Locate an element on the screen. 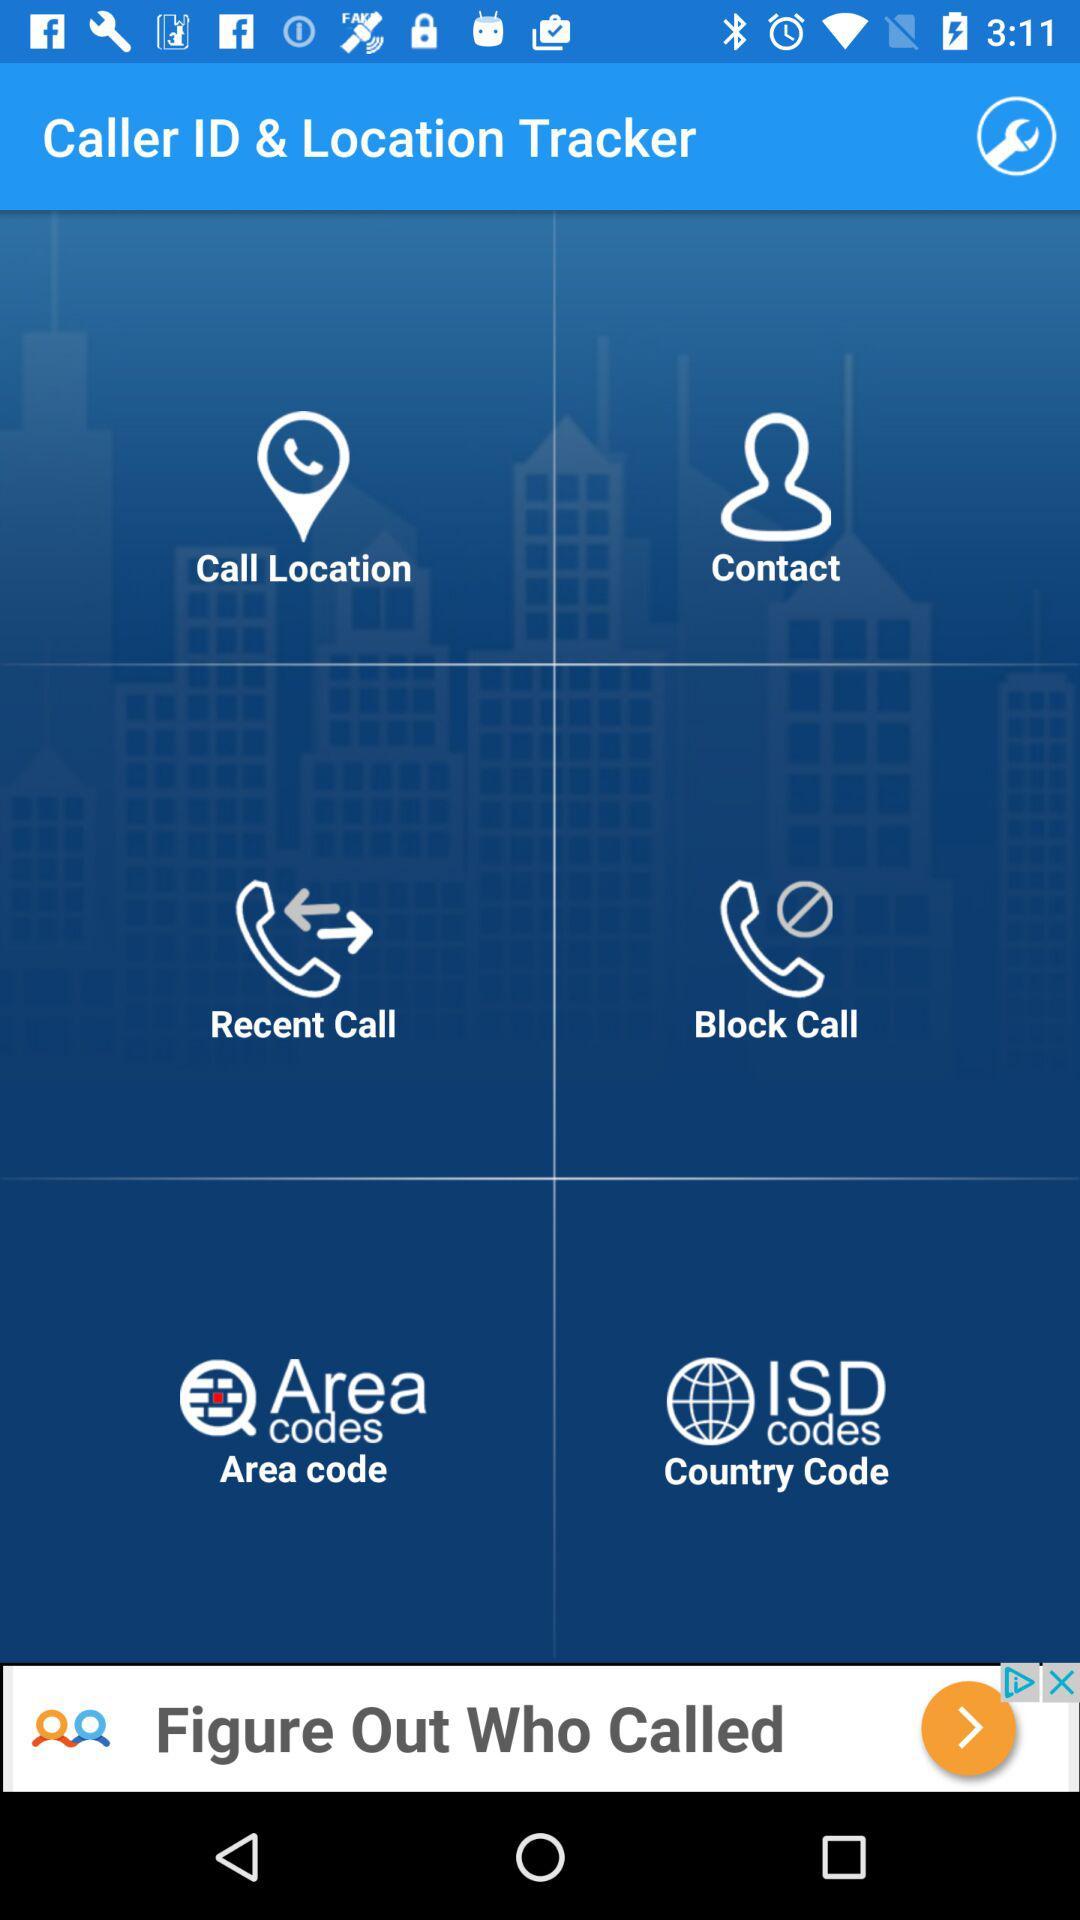  advertisement is located at coordinates (540, 1727).